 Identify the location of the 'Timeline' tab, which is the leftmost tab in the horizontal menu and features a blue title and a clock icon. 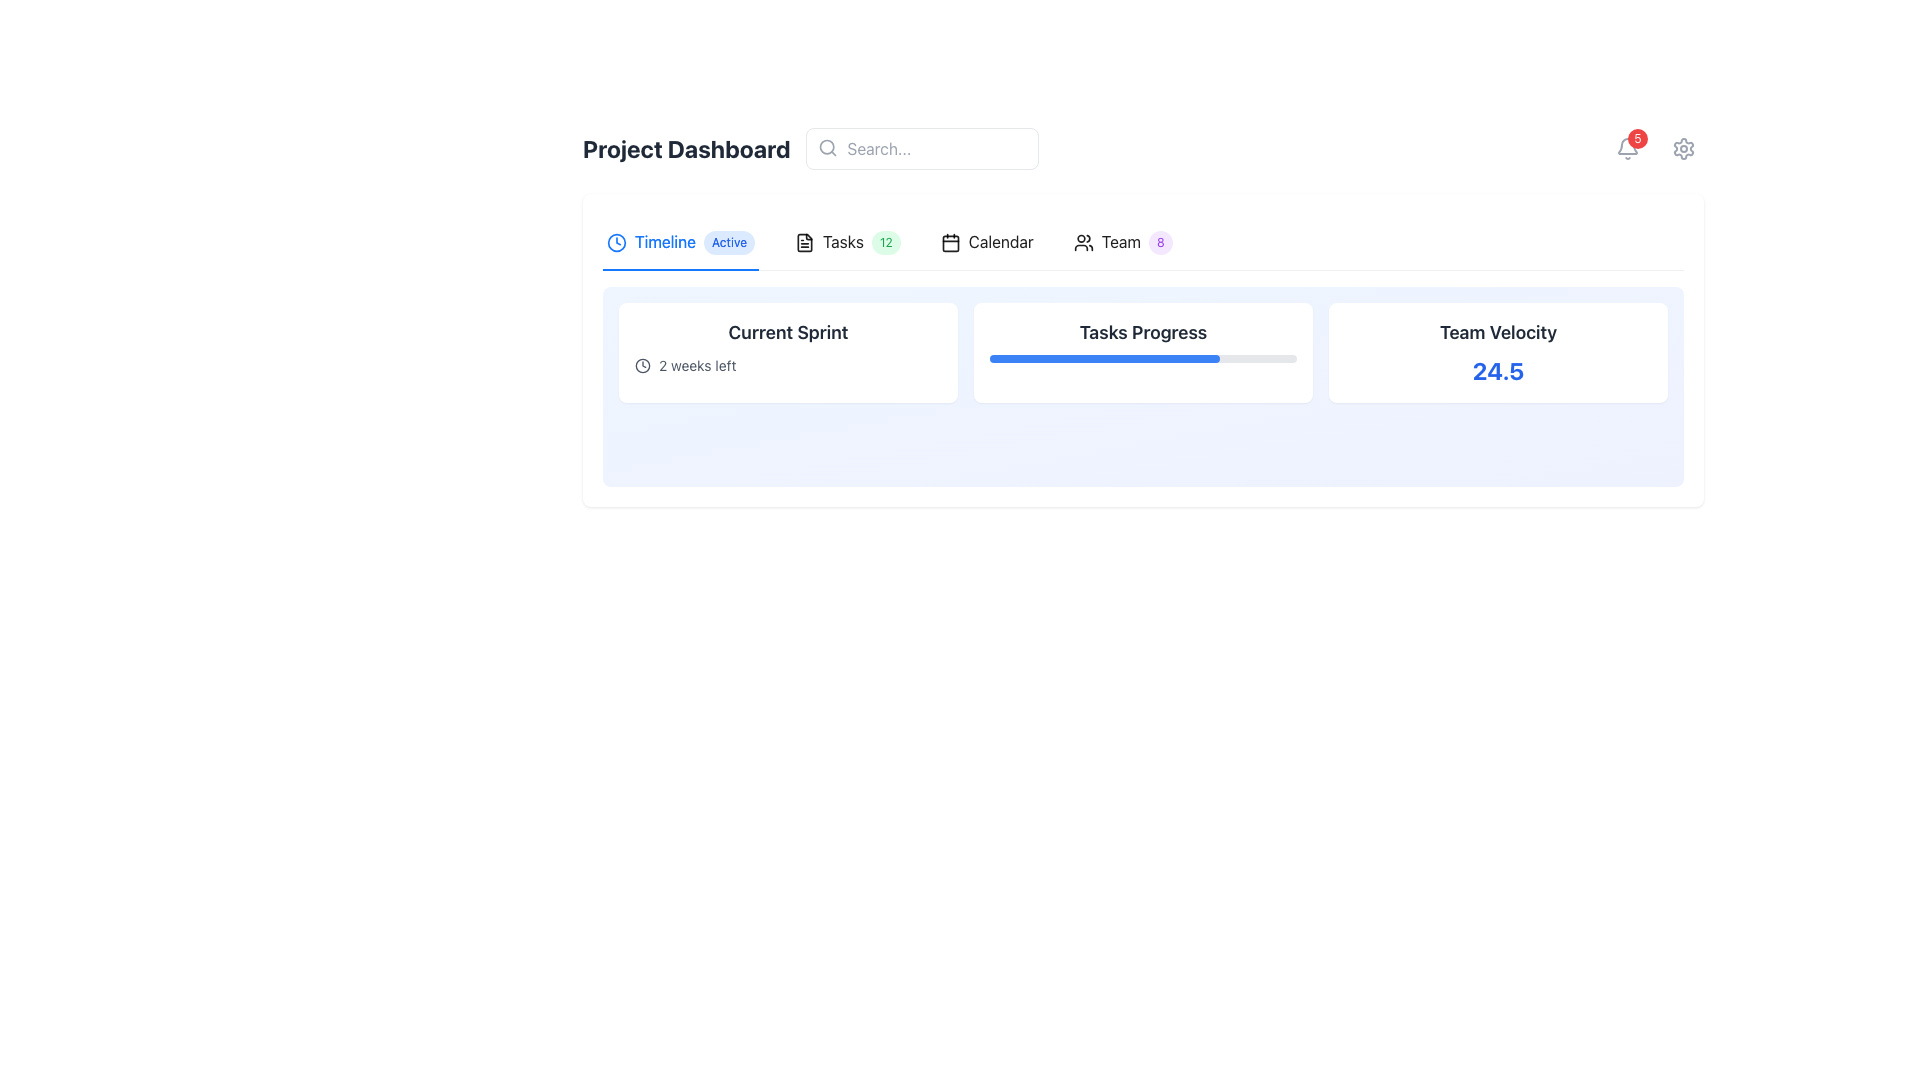
(681, 241).